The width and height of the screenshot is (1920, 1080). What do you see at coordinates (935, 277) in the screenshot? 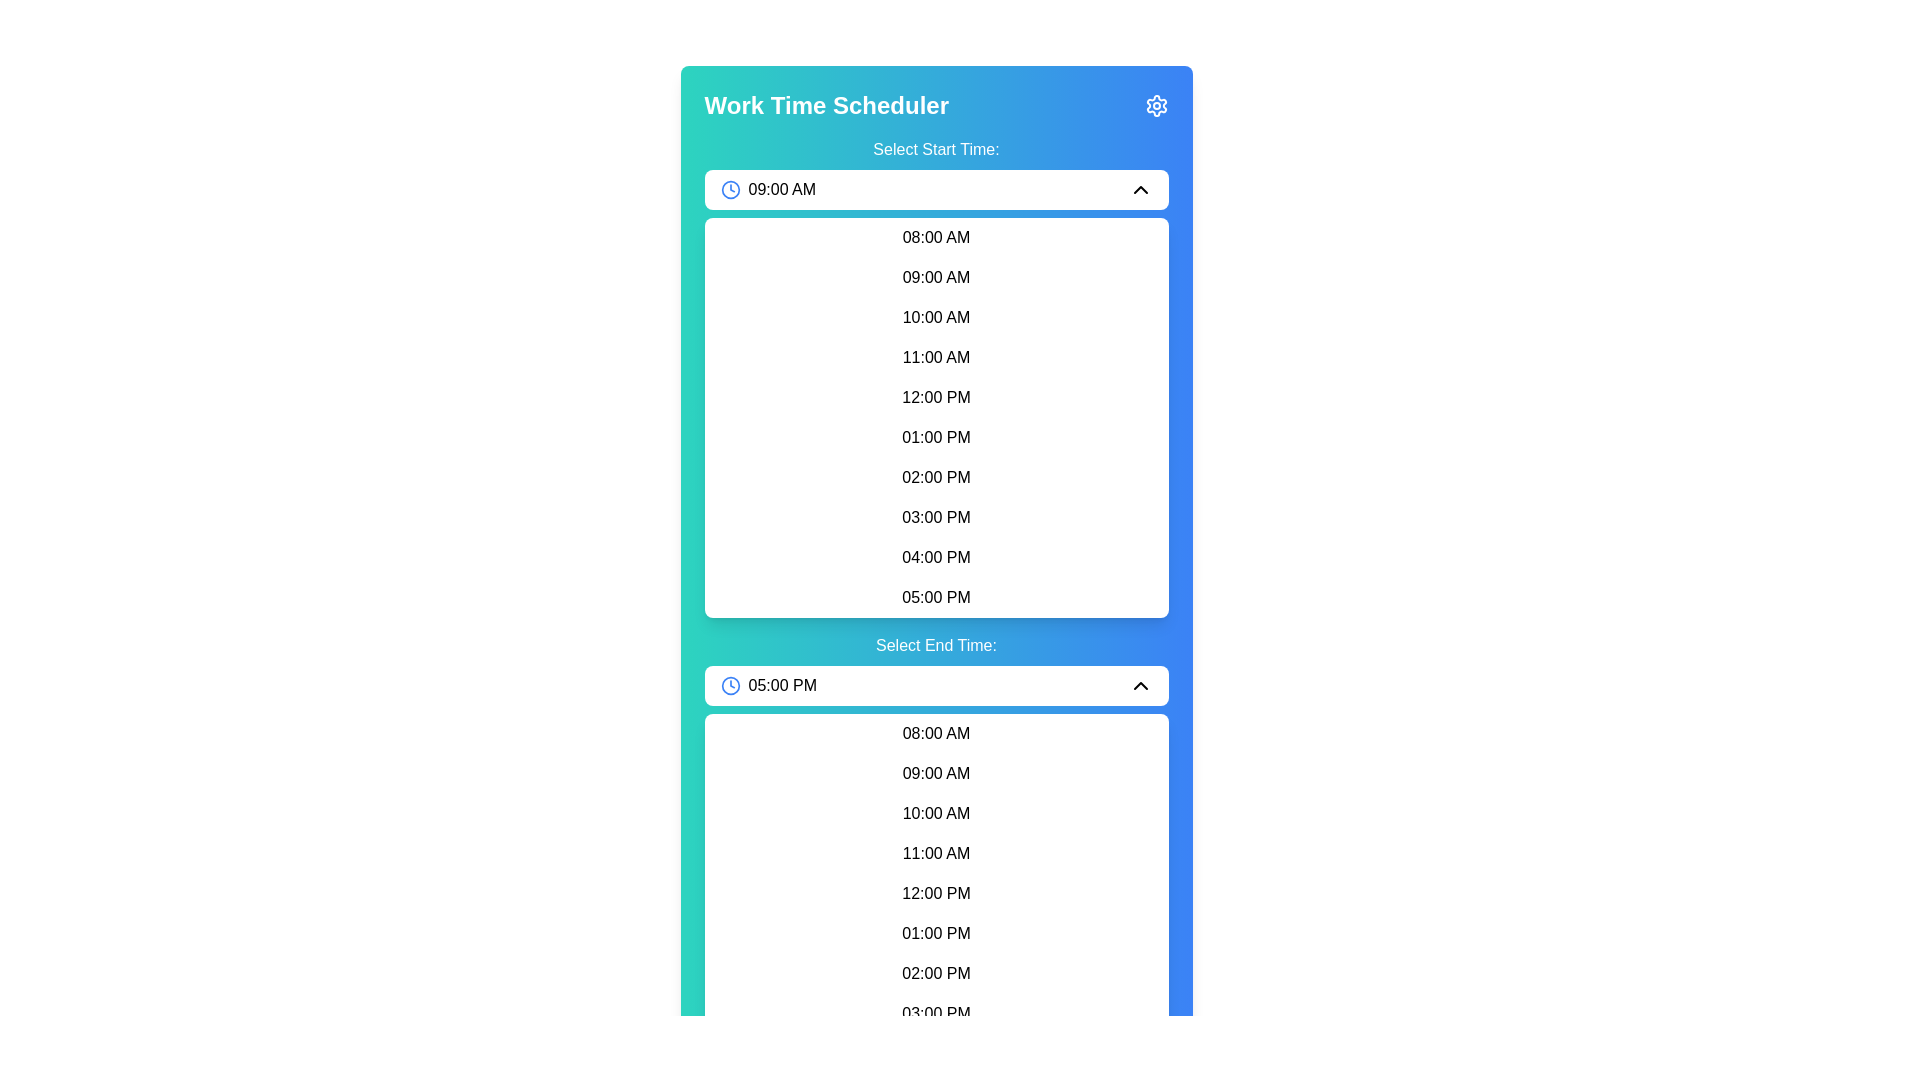
I see `to select the '09:00 AM' text option in the dropdown menu, which is the second item in a list of time options` at bounding box center [935, 277].